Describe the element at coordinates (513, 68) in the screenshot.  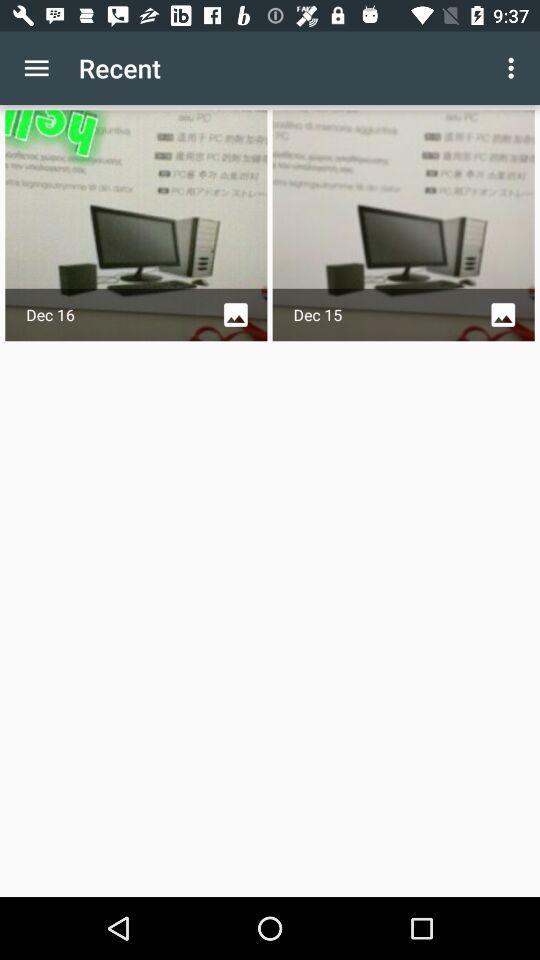
I see `the app to the right of recent icon` at that location.